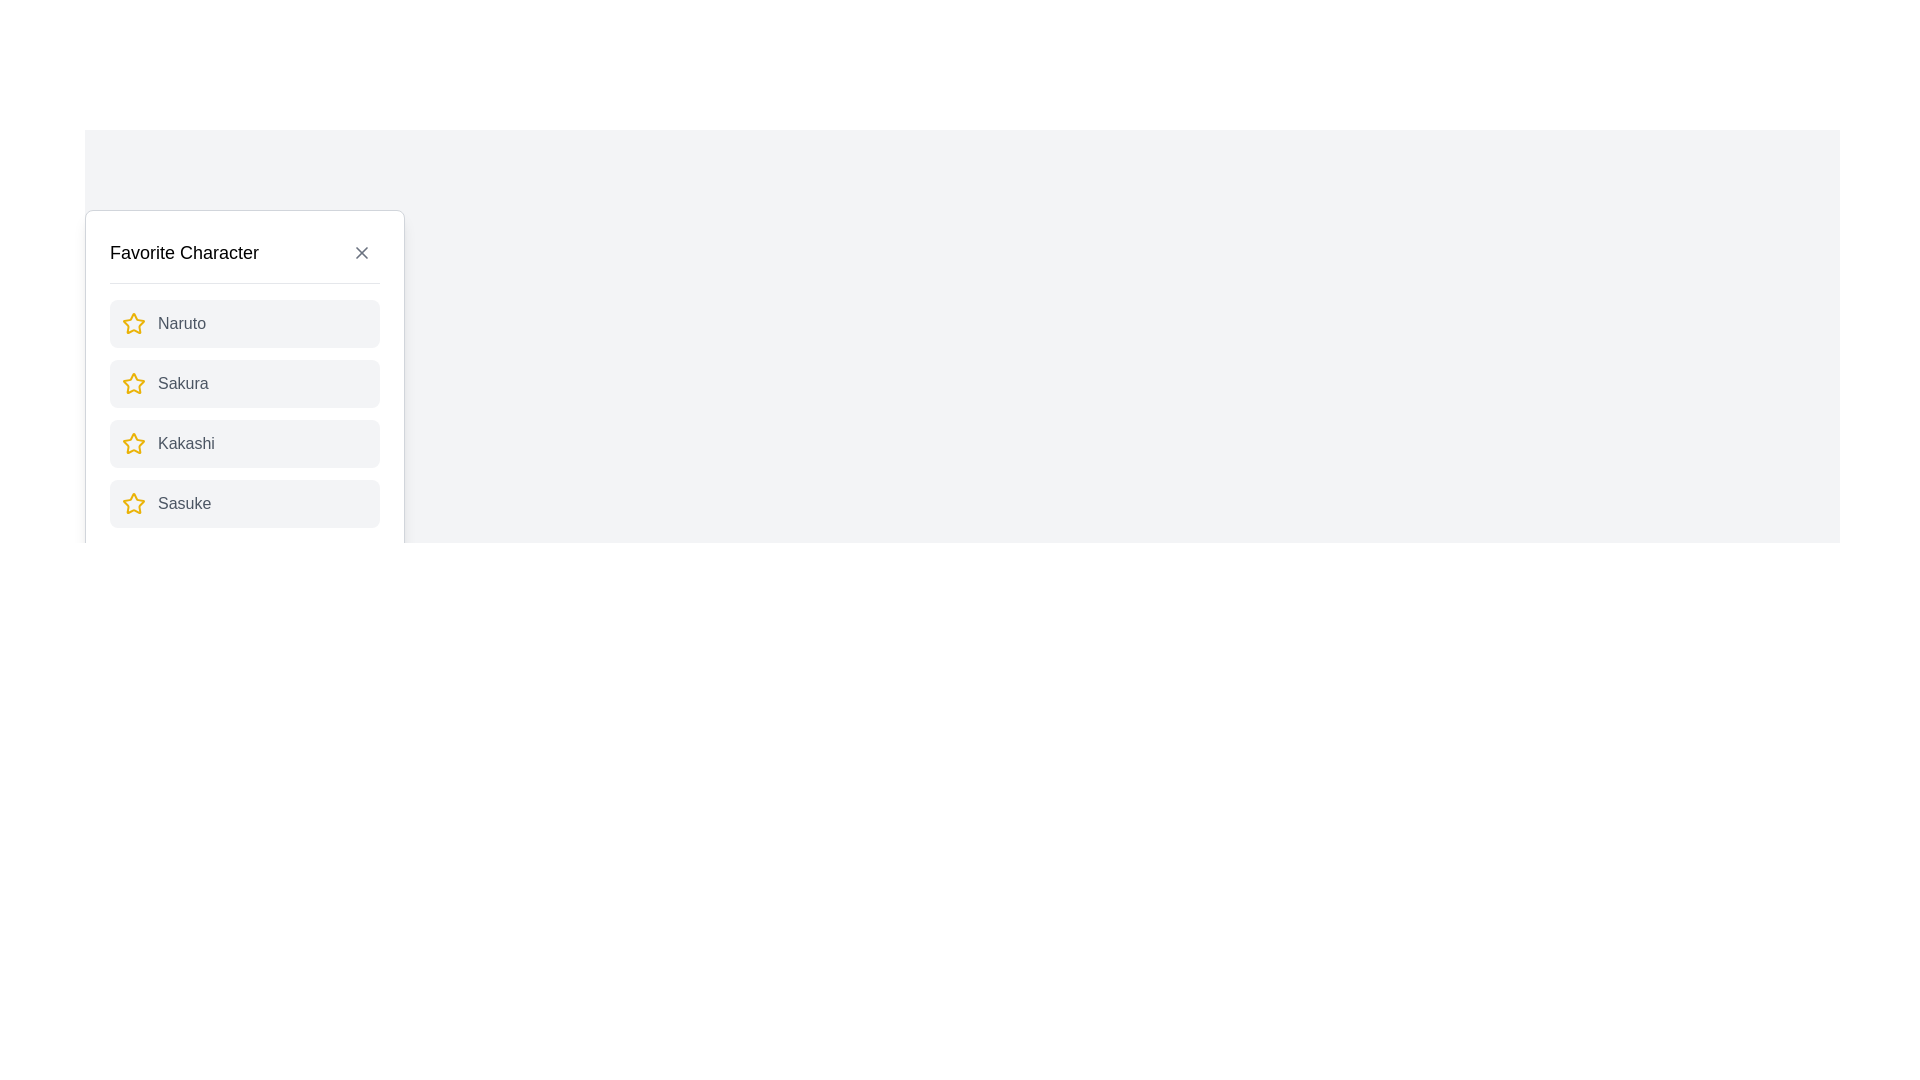 The image size is (1920, 1080). Describe the element at coordinates (243, 323) in the screenshot. I see `the selectable option labeled 'Naruto' in the 'Favorite Character' list` at that location.